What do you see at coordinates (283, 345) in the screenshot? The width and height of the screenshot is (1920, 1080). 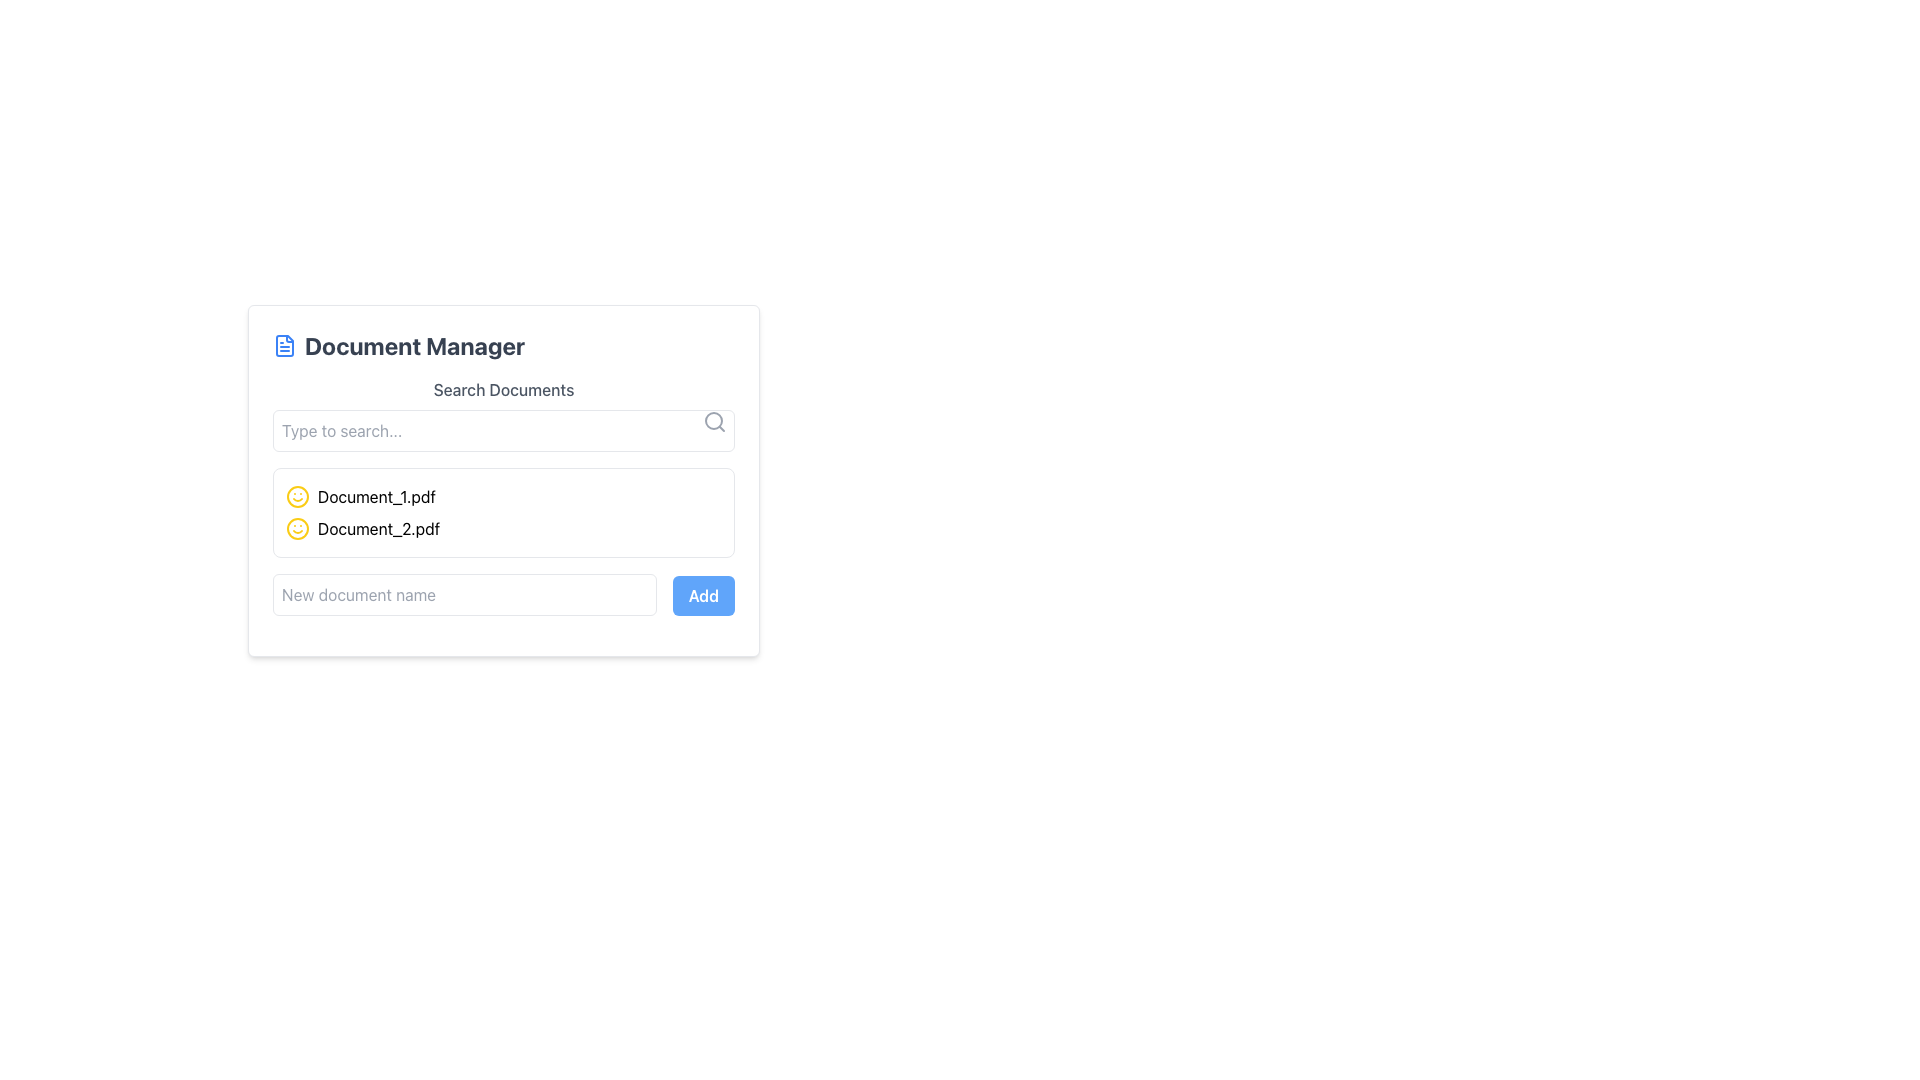 I see `the graphical icon resembling a file document, which is blue and located near the 'Document Manager' text` at bounding box center [283, 345].